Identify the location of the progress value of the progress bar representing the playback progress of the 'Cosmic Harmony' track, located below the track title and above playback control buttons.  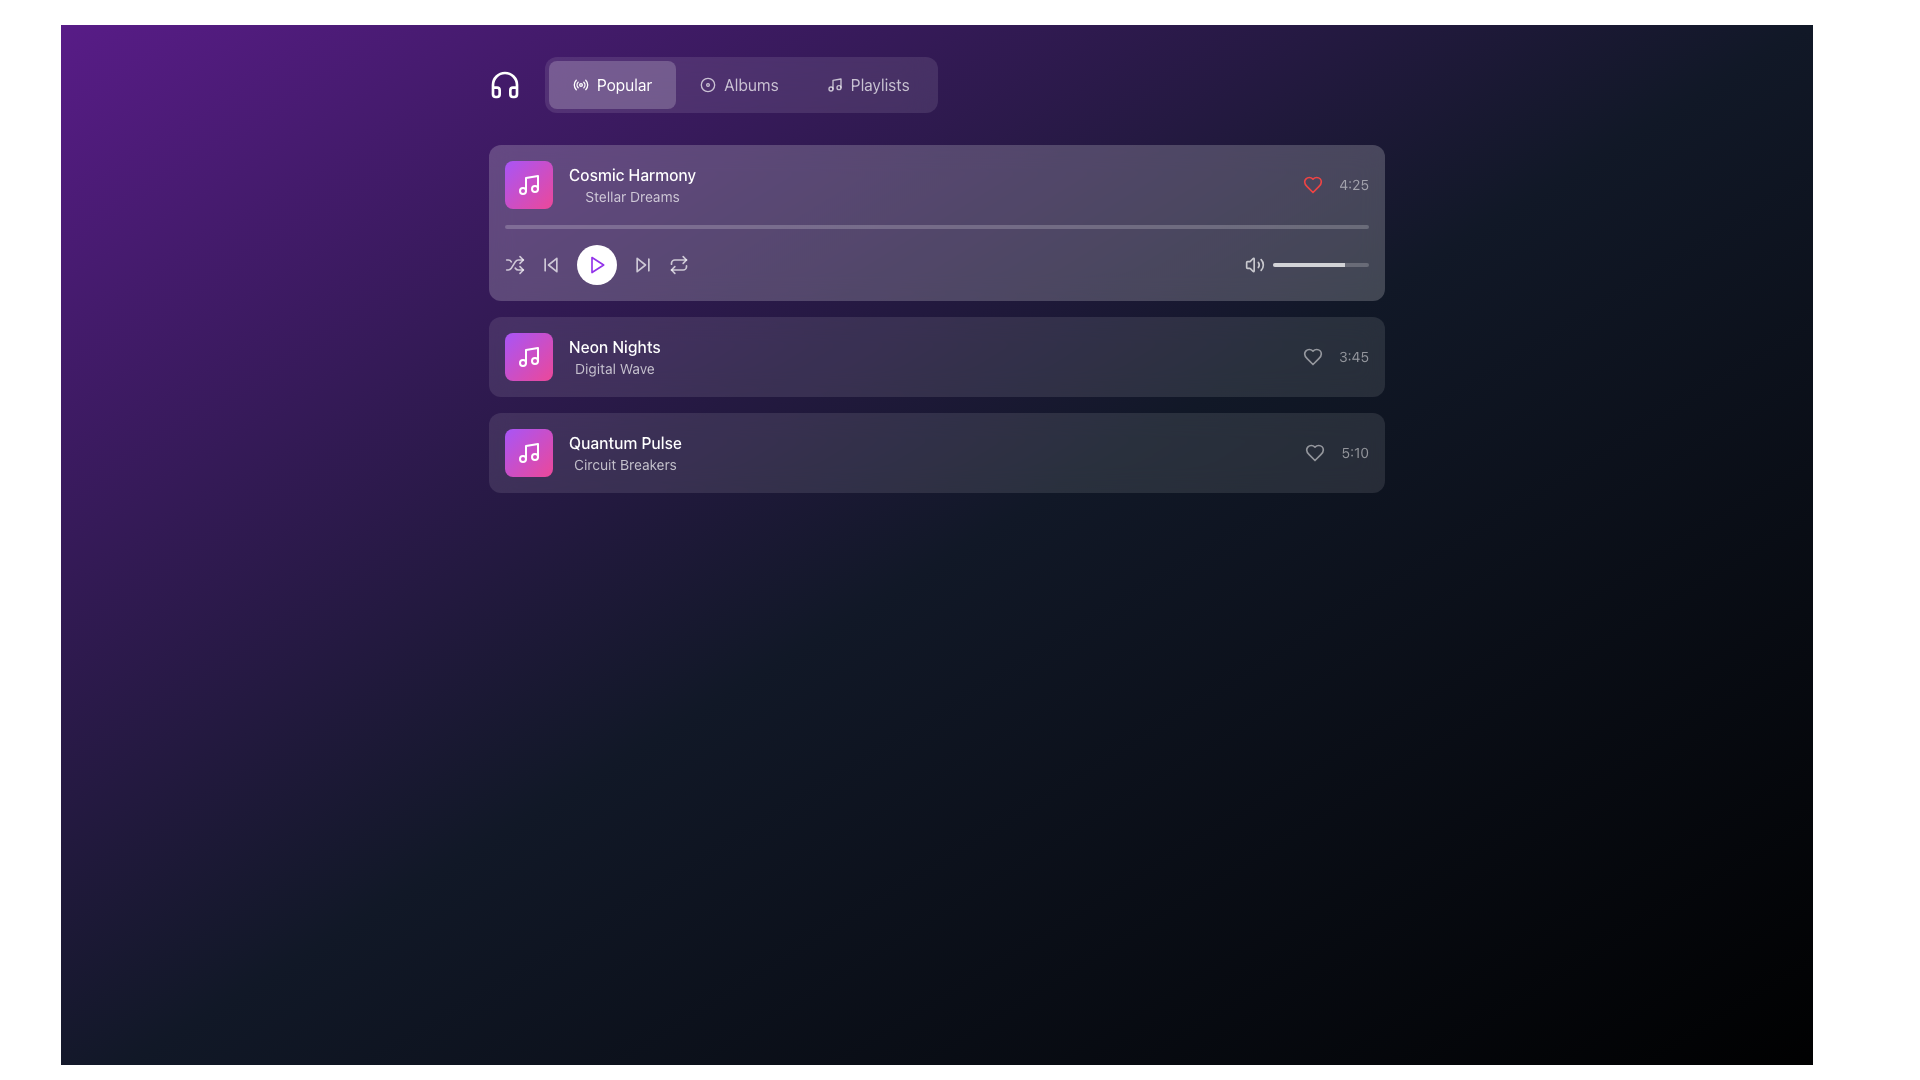
(935, 253).